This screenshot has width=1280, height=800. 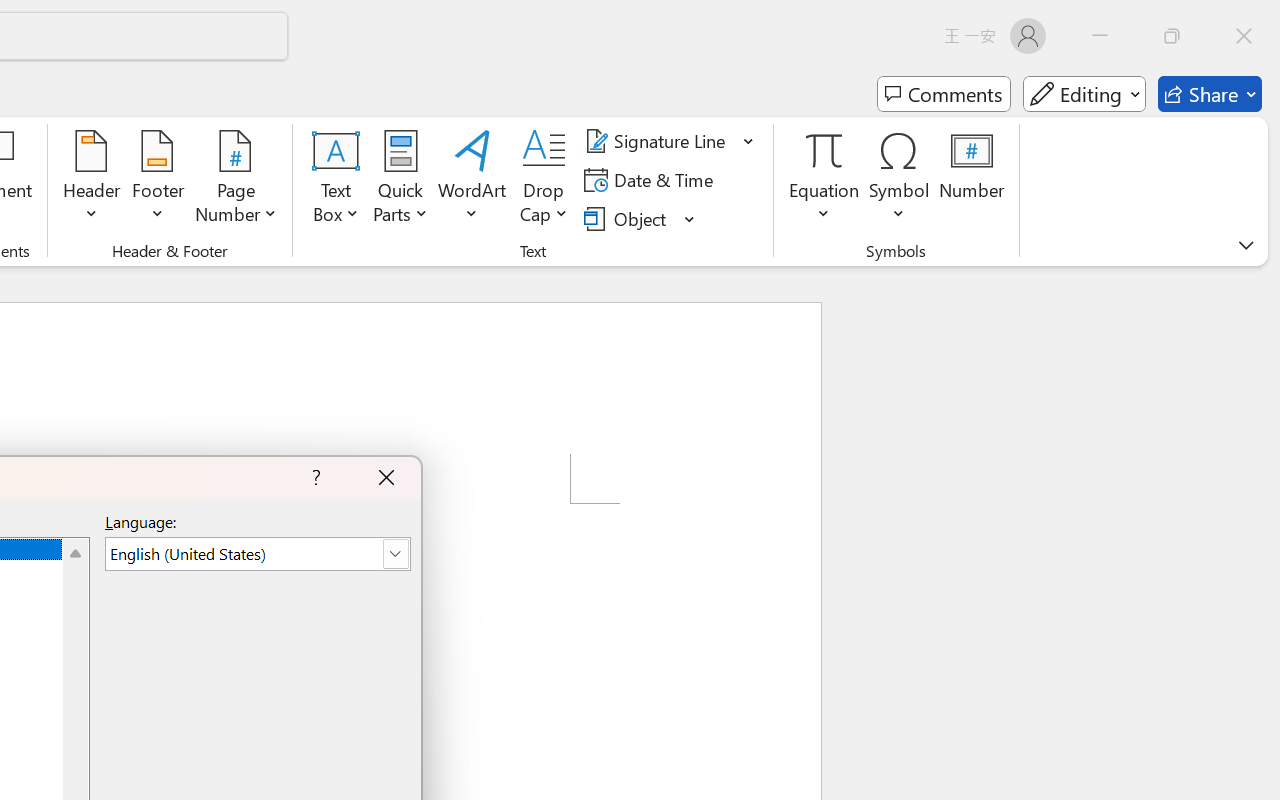 What do you see at coordinates (471, 179) in the screenshot?
I see `'WordArt'` at bounding box center [471, 179].